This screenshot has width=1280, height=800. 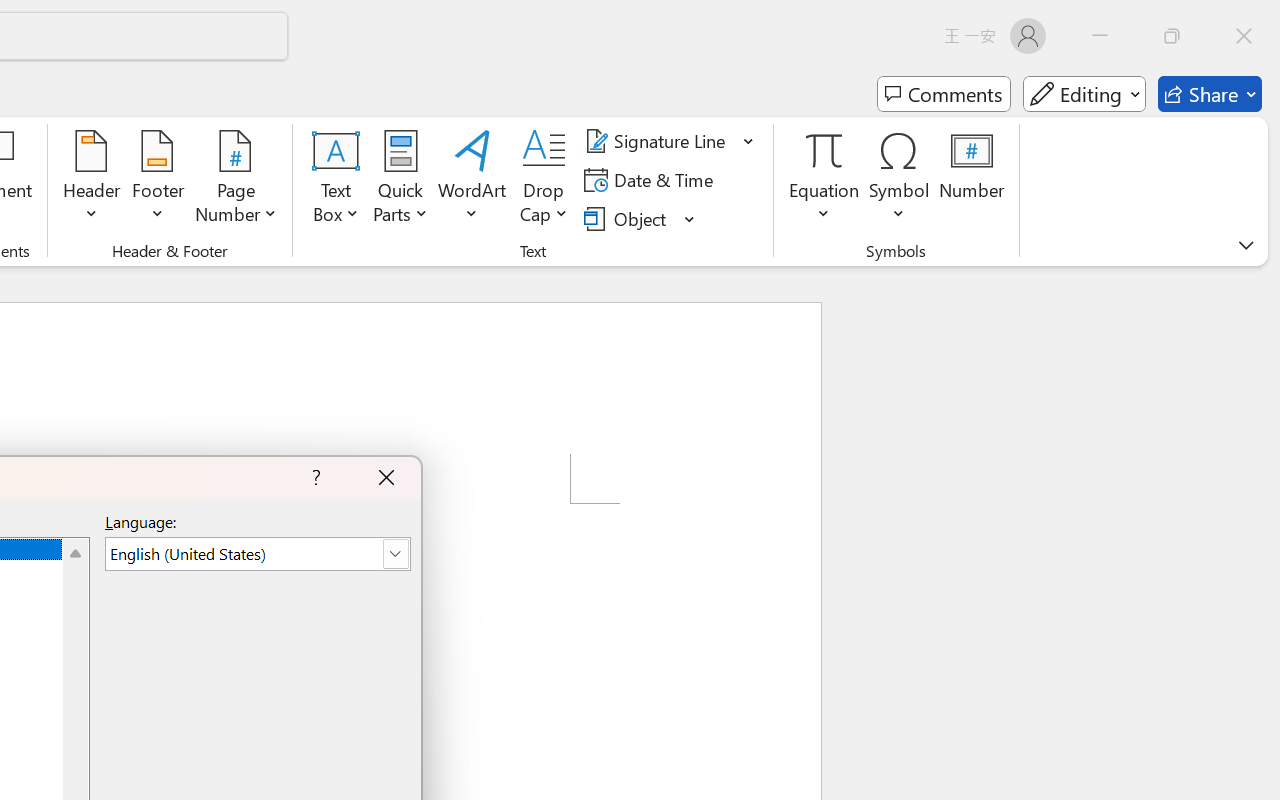 What do you see at coordinates (471, 179) in the screenshot?
I see `'WordArt'` at bounding box center [471, 179].